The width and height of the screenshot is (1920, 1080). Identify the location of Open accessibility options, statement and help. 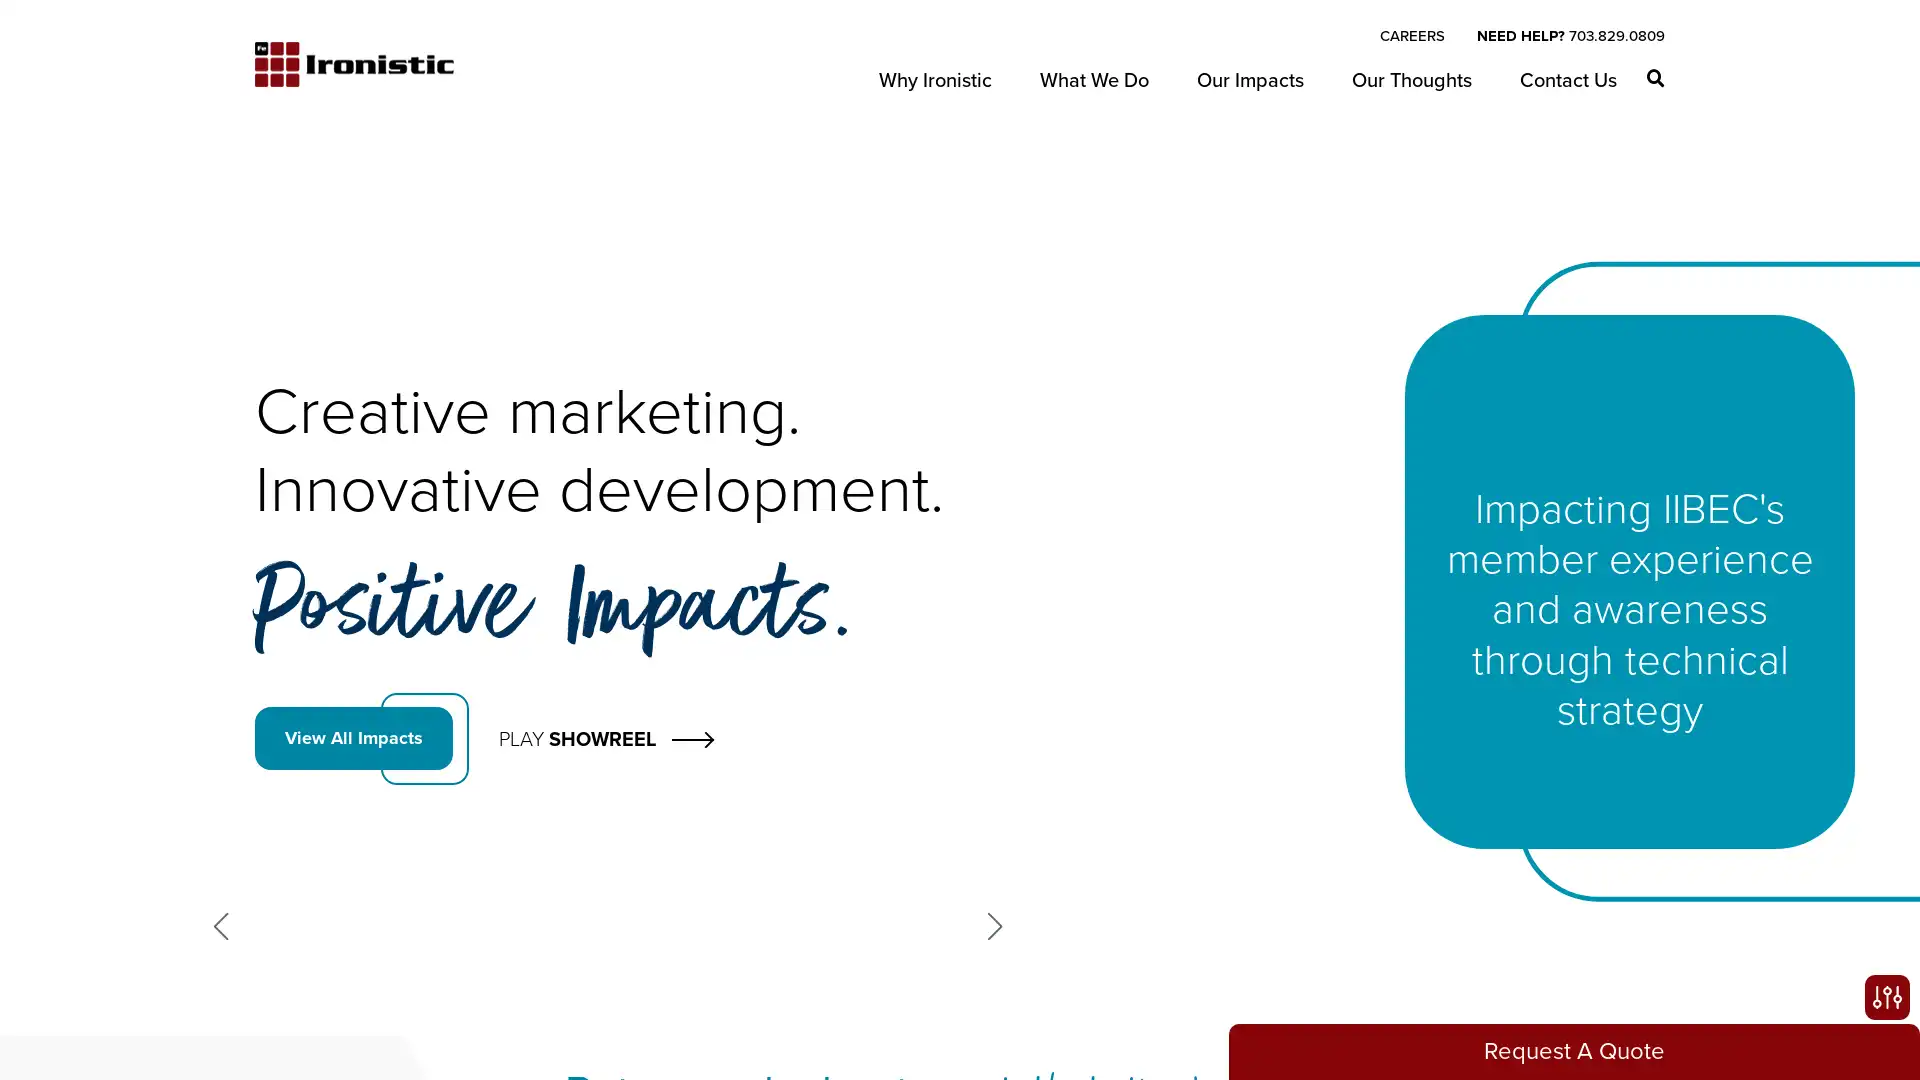
(1876, 997).